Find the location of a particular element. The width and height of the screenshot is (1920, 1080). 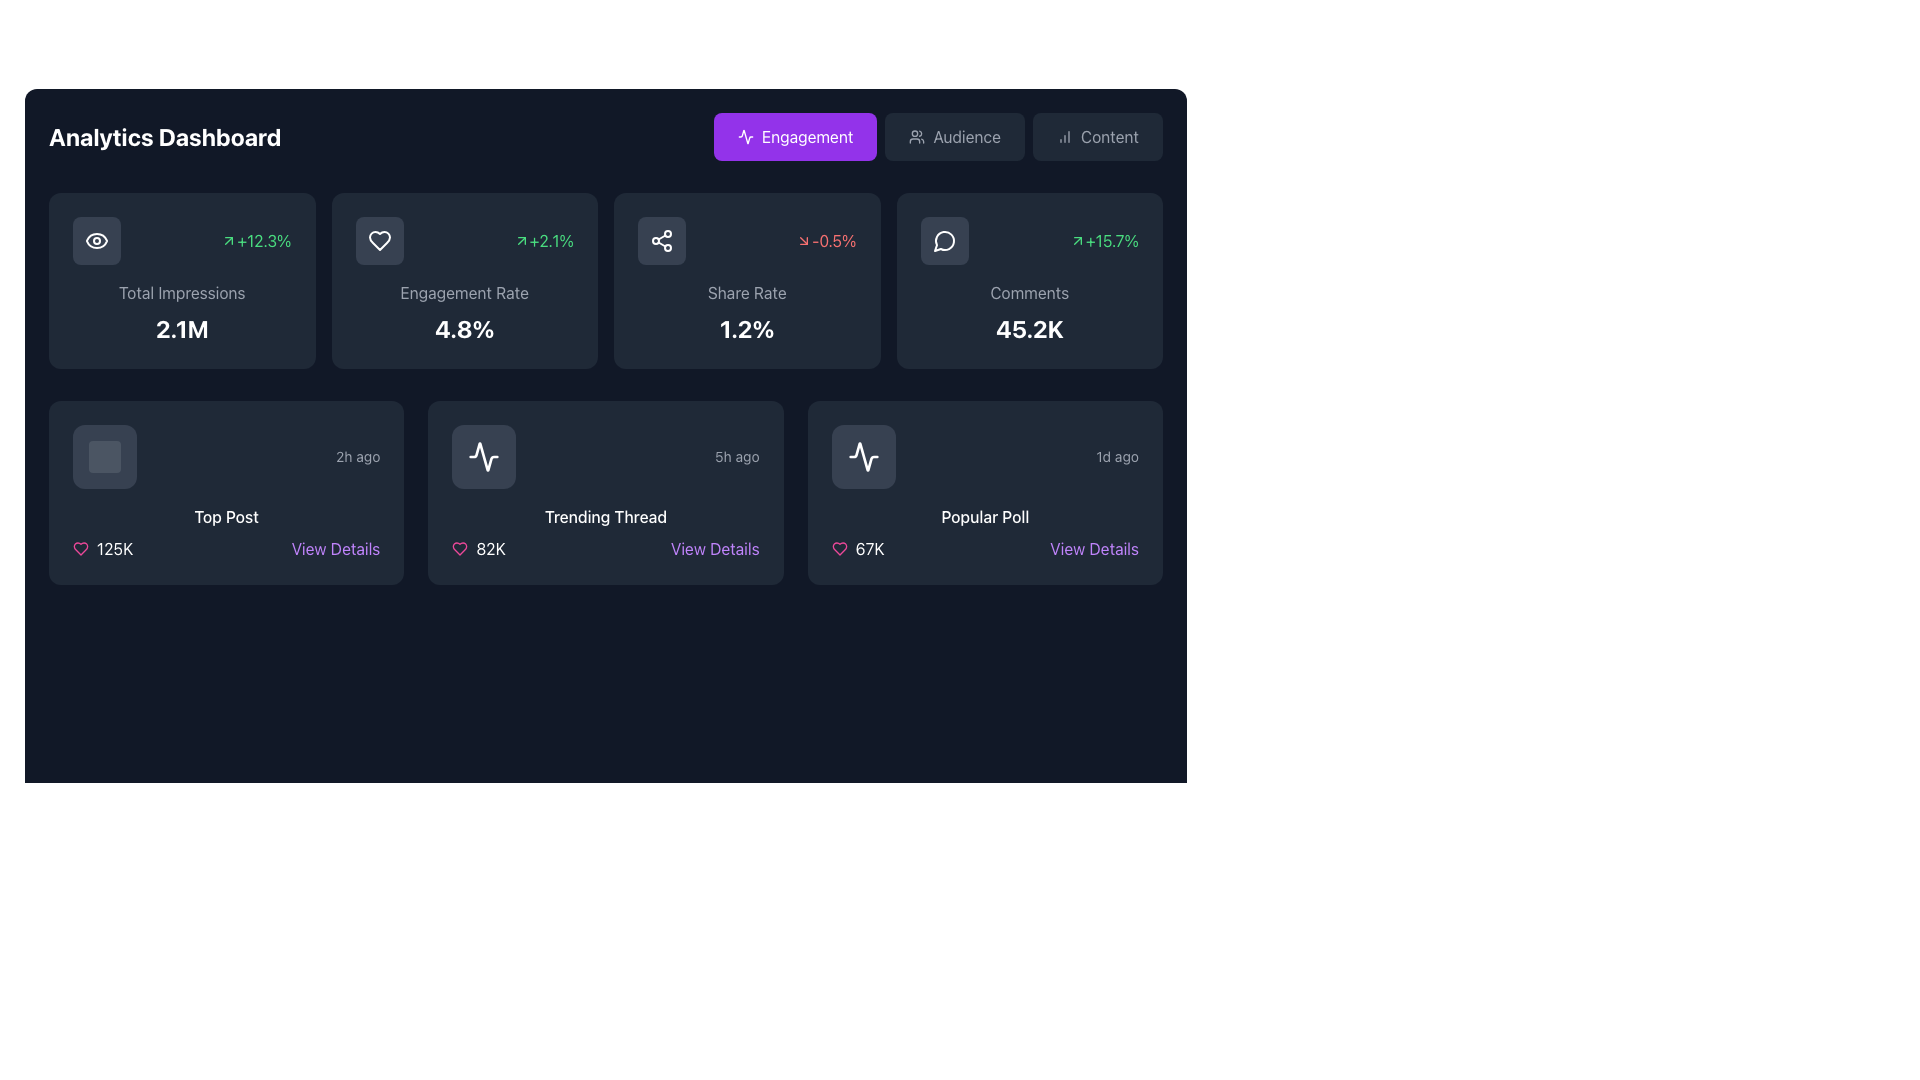

the Icon Button with a pulse icon in the 'Trending Thread' card for keyboard interaction is located at coordinates (484, 456).